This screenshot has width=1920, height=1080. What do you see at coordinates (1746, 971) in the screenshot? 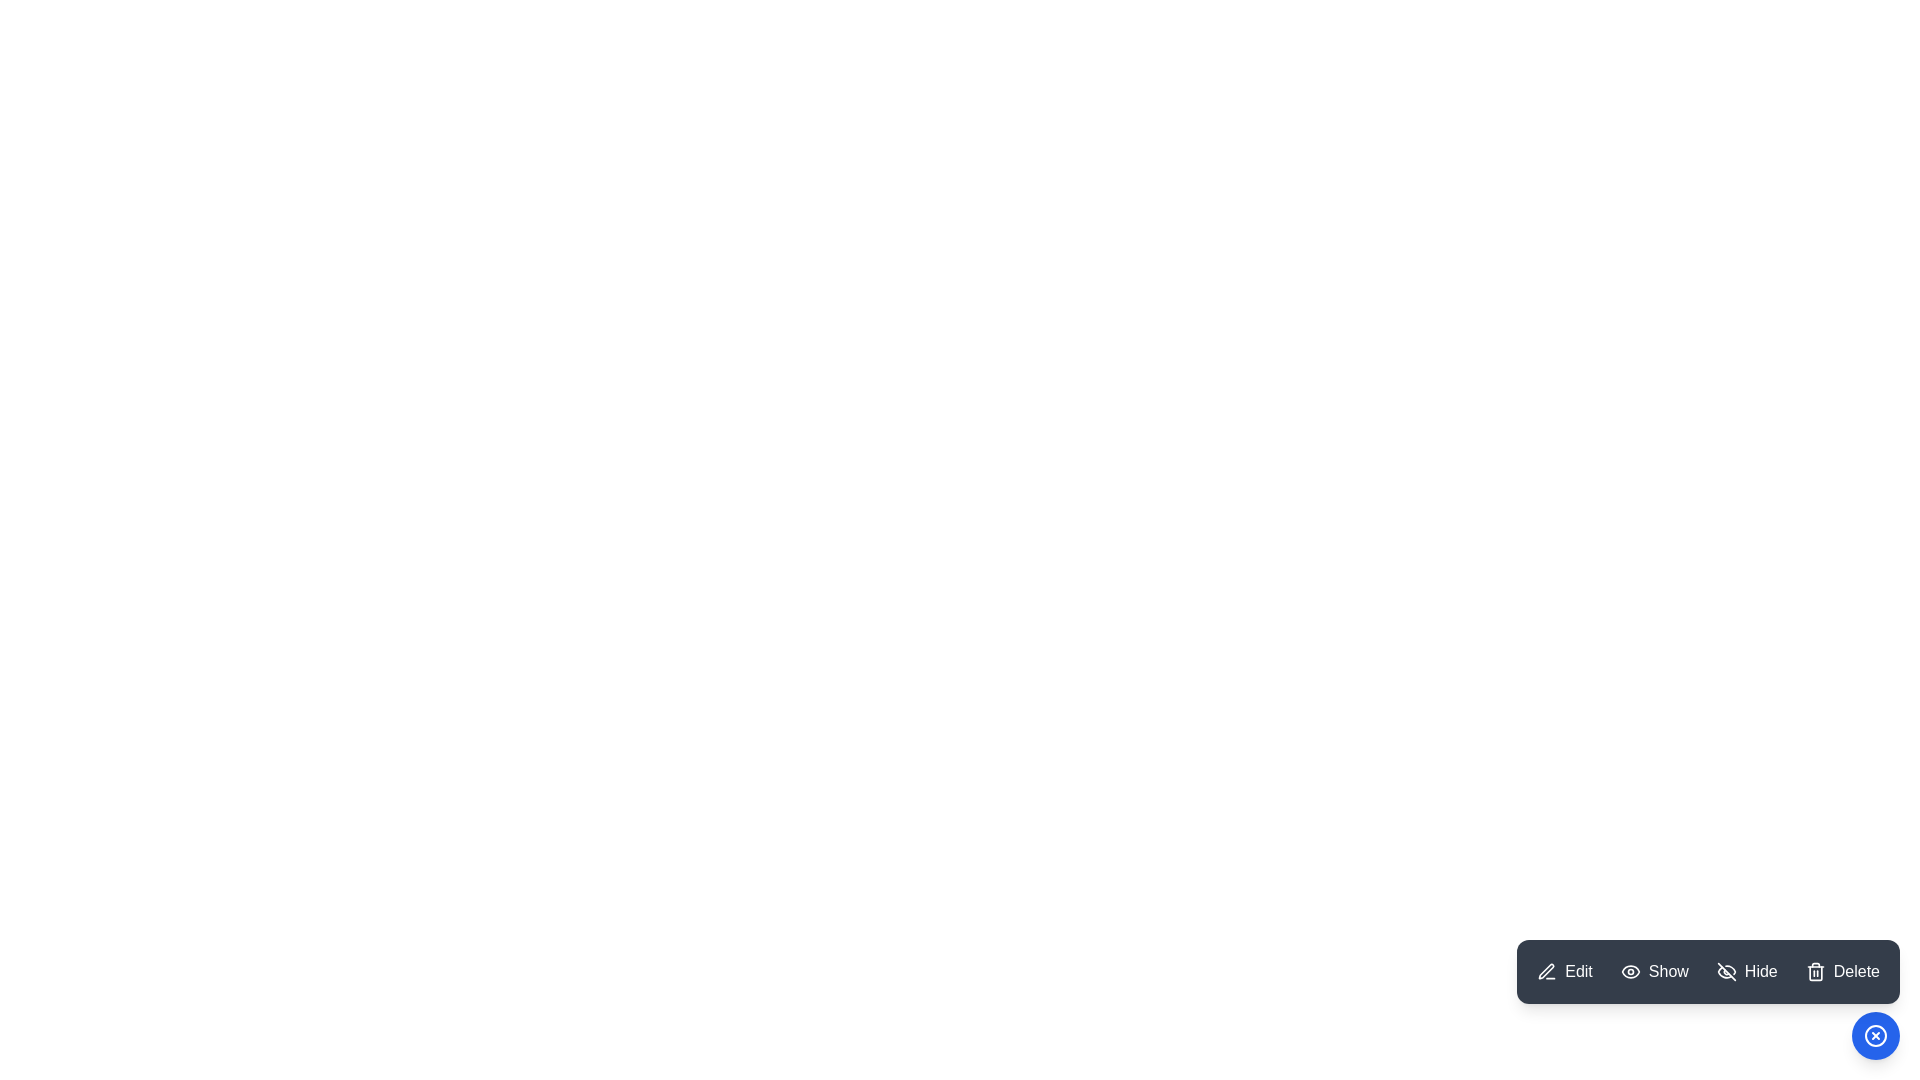
I see `the Hide button in the ModernSpeedDial menu` at bounding box center [1746, 971].